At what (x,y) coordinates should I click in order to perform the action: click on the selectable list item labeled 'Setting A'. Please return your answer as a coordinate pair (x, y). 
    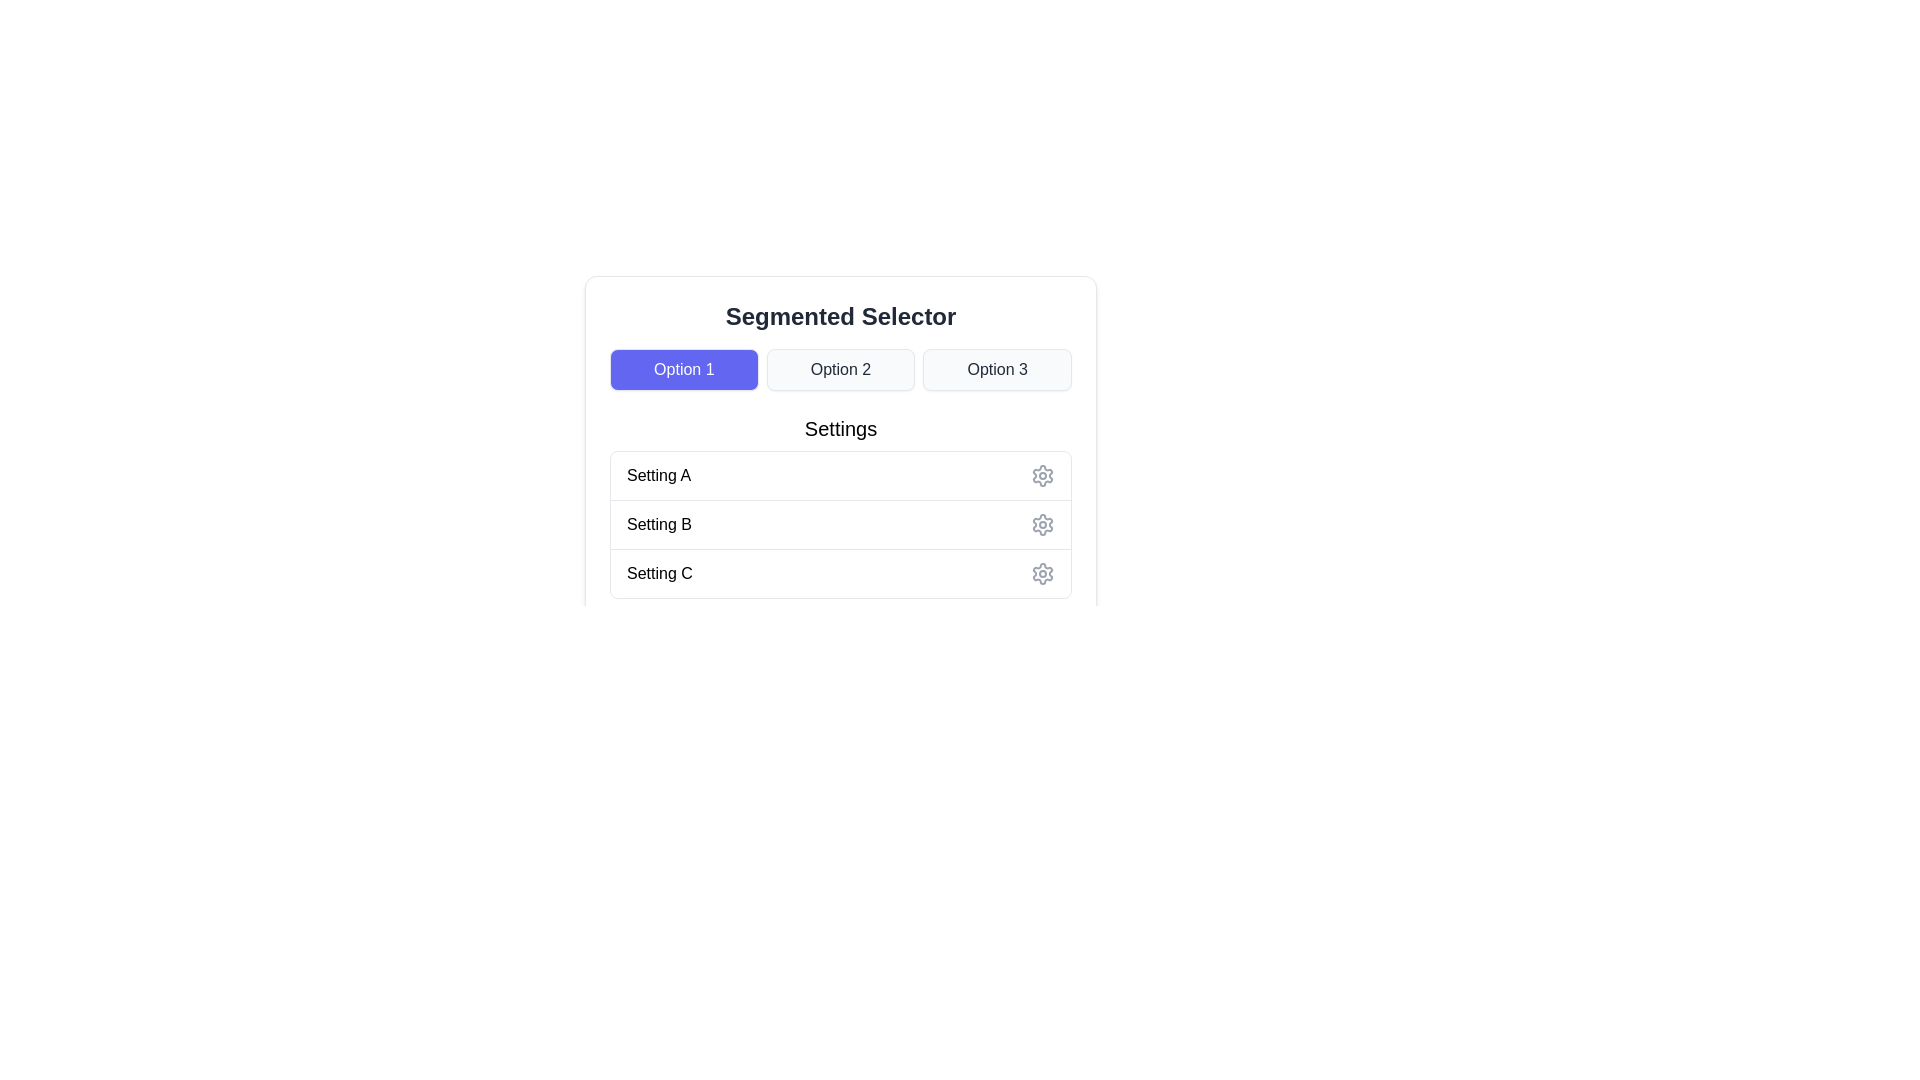
    Looking at the image, I should click on (840, 475).